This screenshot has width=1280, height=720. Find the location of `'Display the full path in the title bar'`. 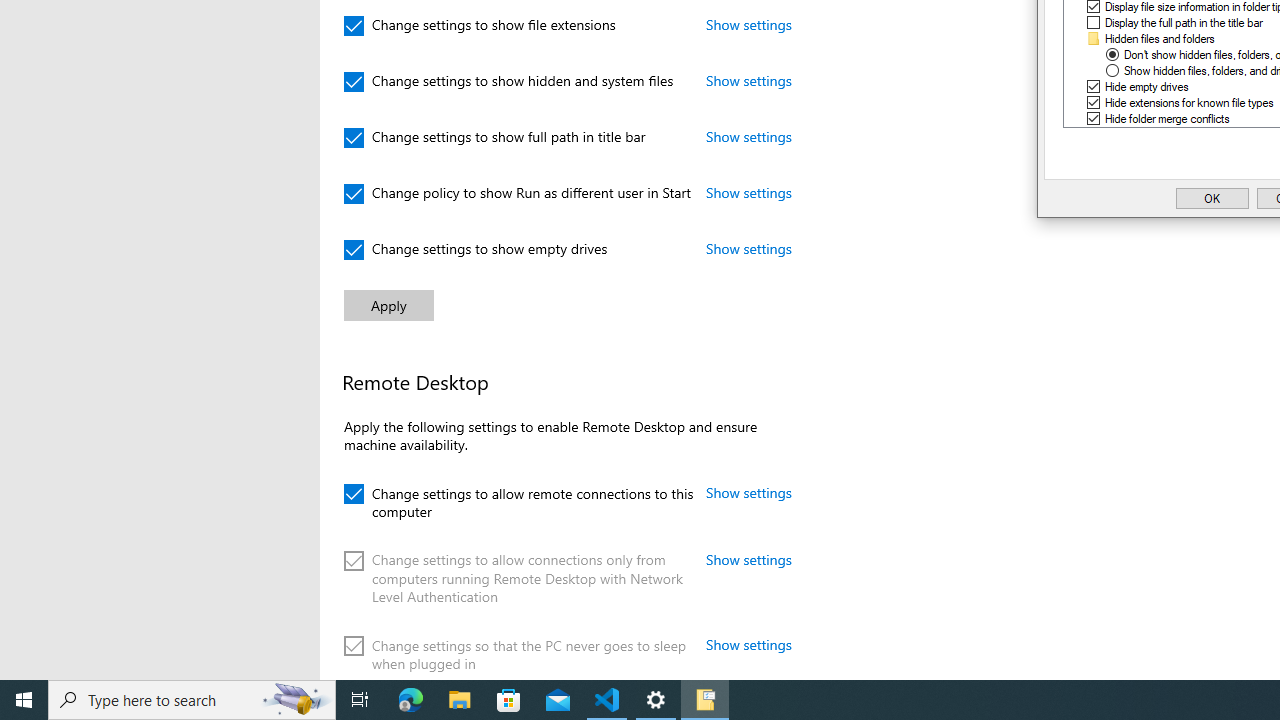

'Display the full path in the title bar' is located at coordinates (1184, 23).